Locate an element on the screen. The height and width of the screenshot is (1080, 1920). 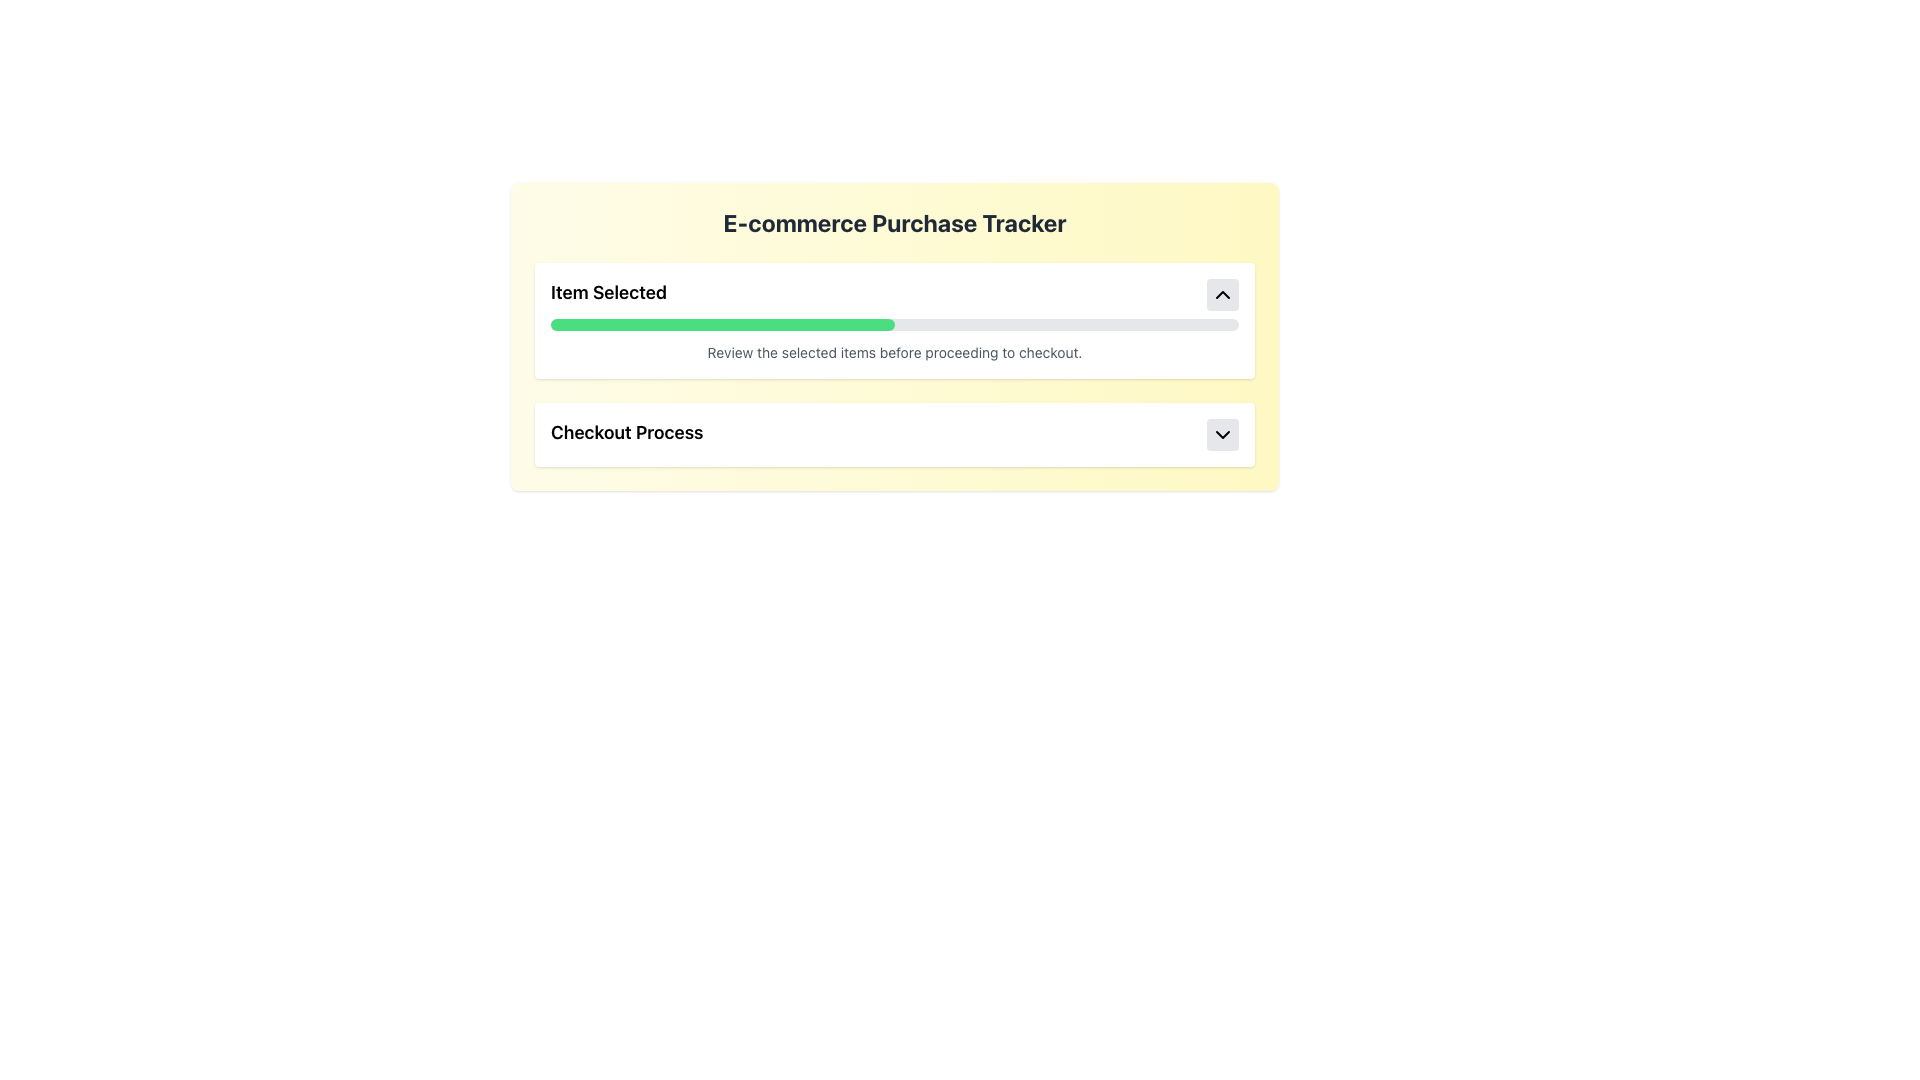
the Progress Bar indicating 50% completion, which is visually displayed above the text 'Review the selected items before proceeding to checkout.' is located at coordinates (722, 323).